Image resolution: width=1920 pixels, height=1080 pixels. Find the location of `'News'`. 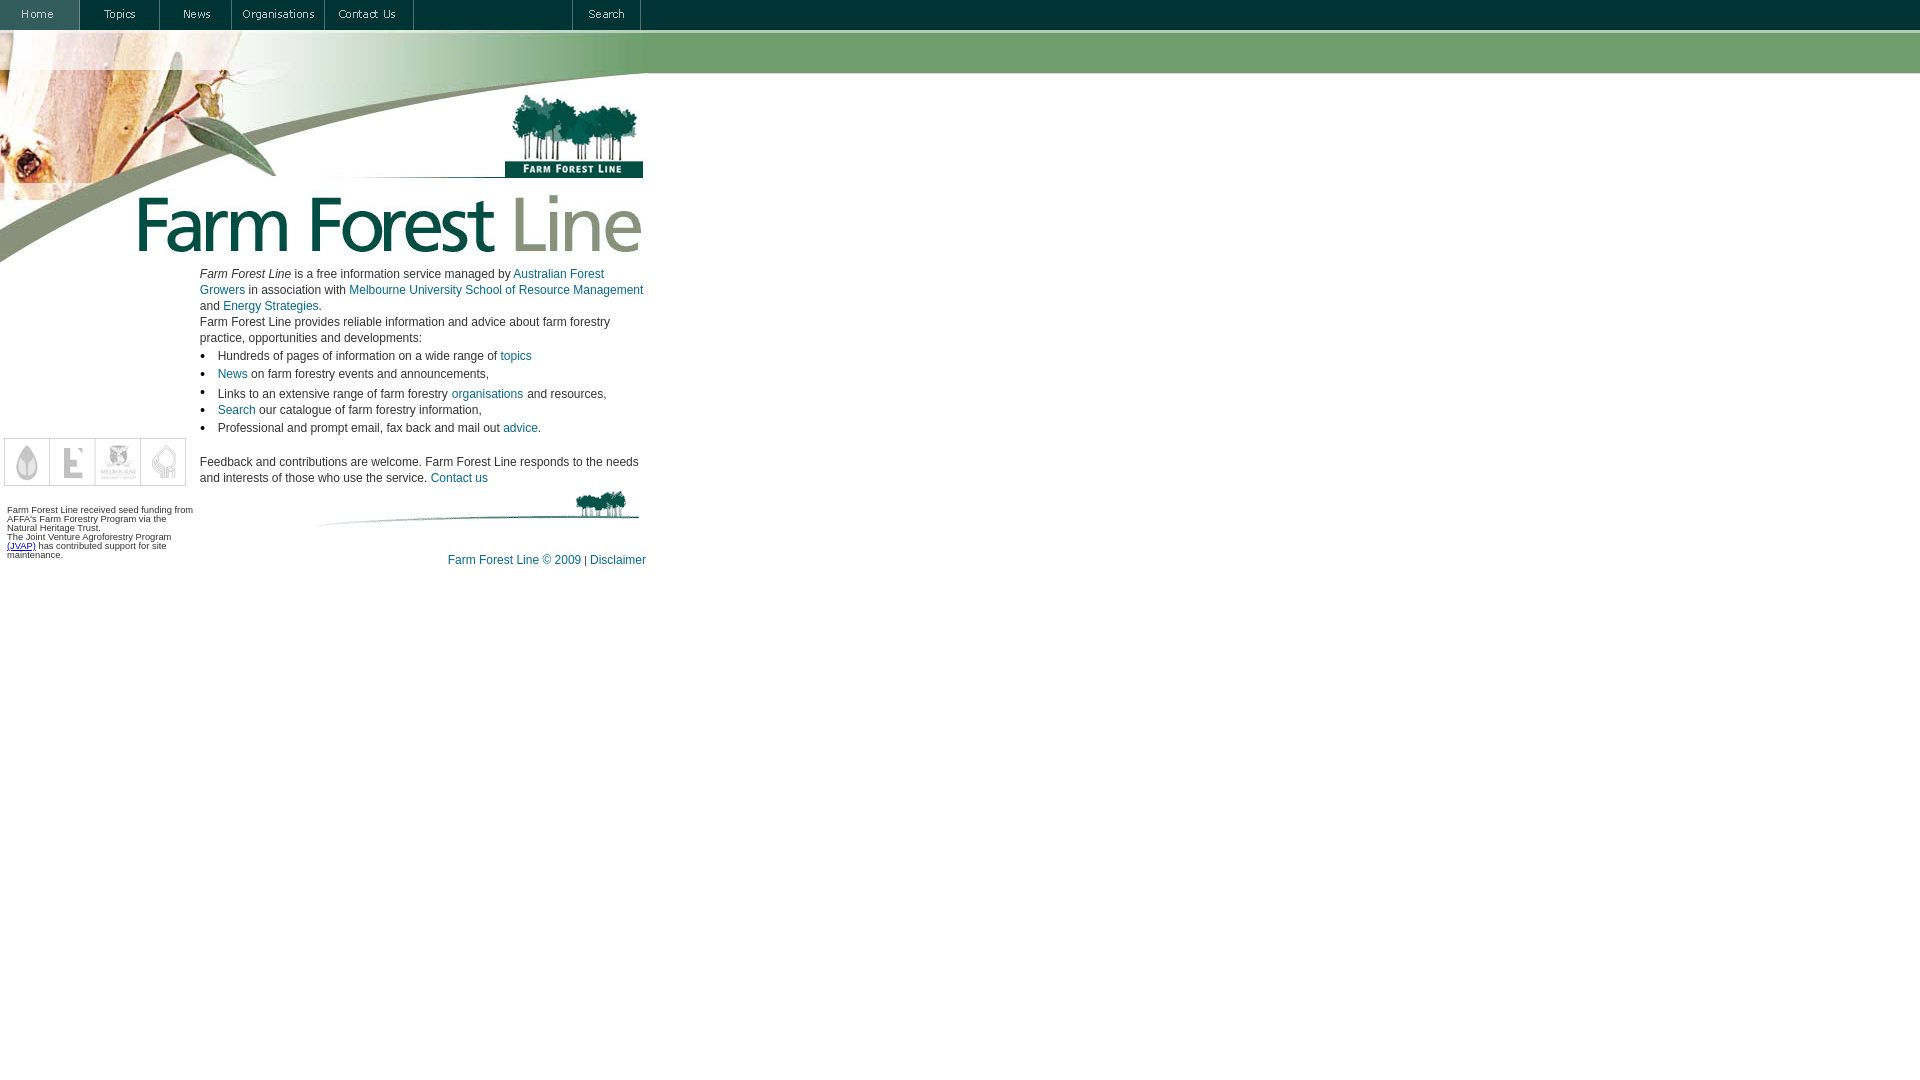

'News' is located at coordinates (217, 374).